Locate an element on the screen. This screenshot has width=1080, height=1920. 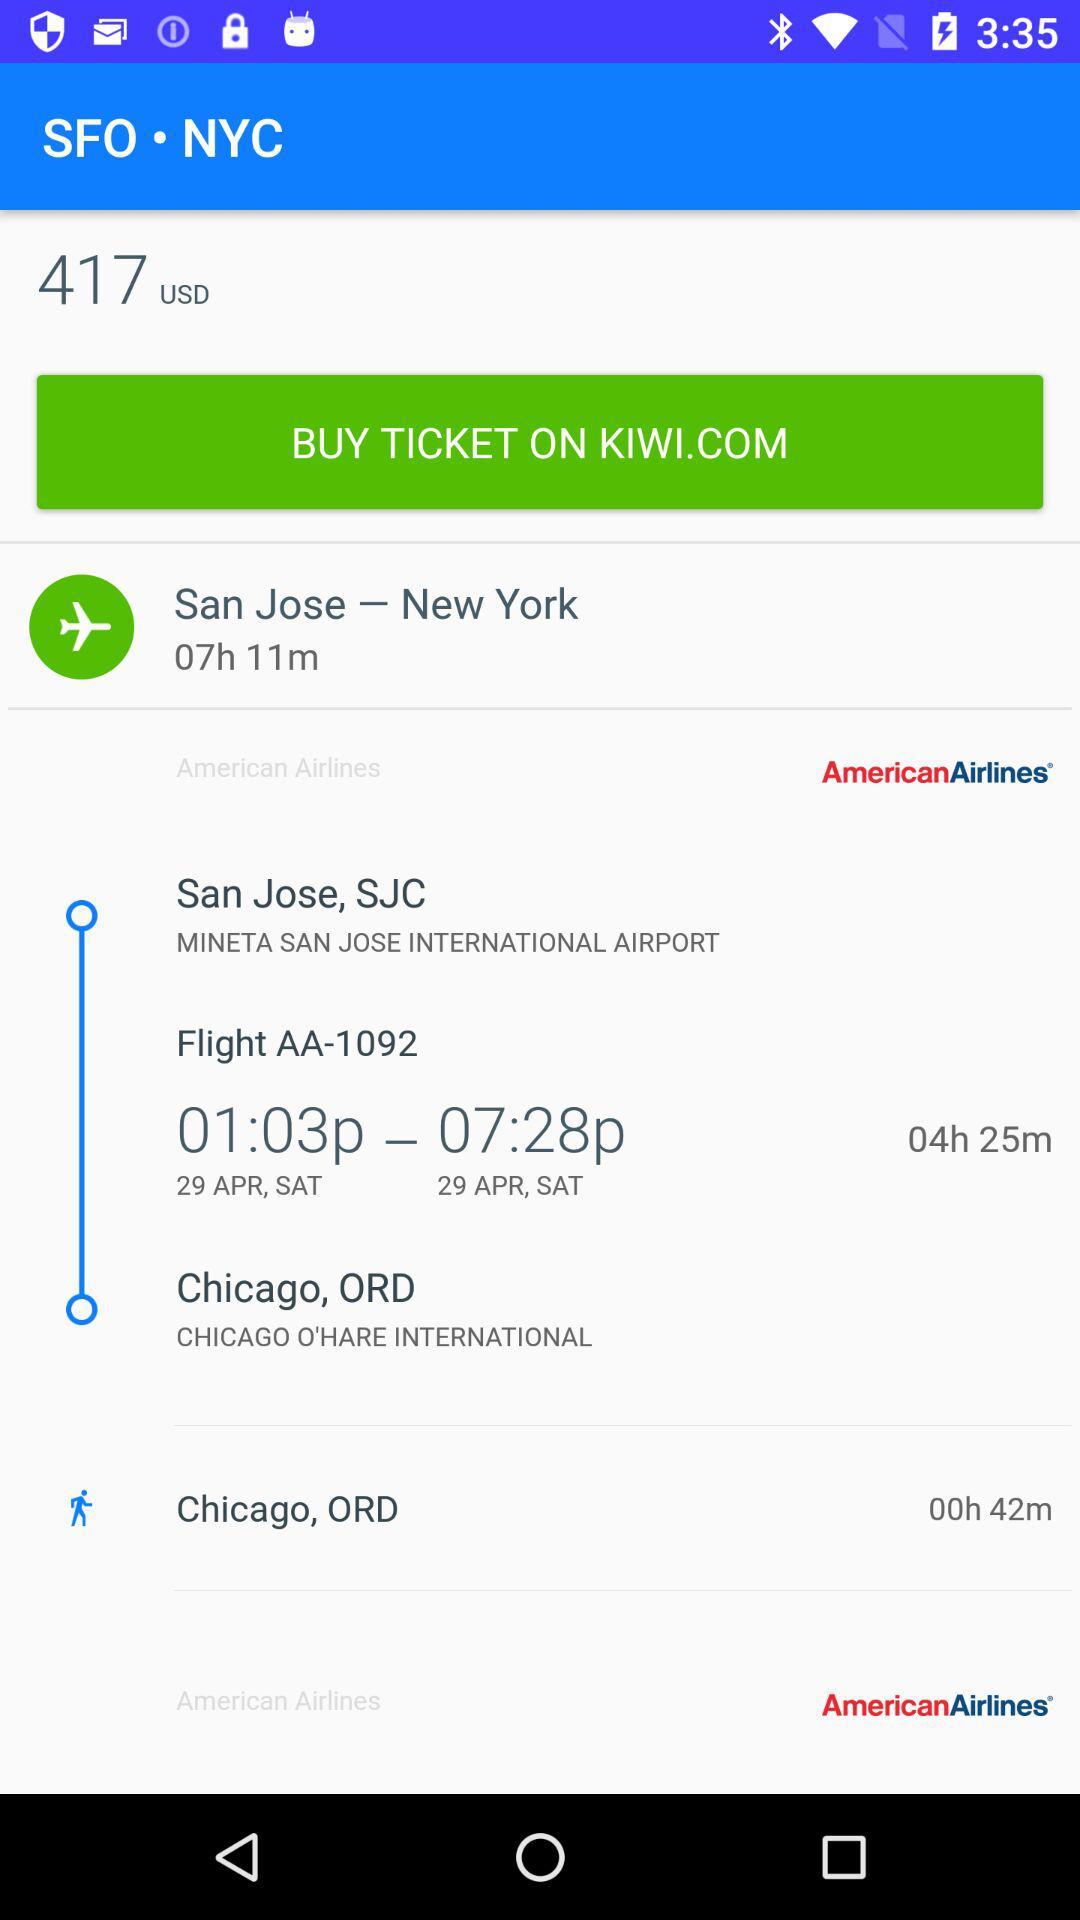
icon below the 417 icon is located at coordinates (540, 441).